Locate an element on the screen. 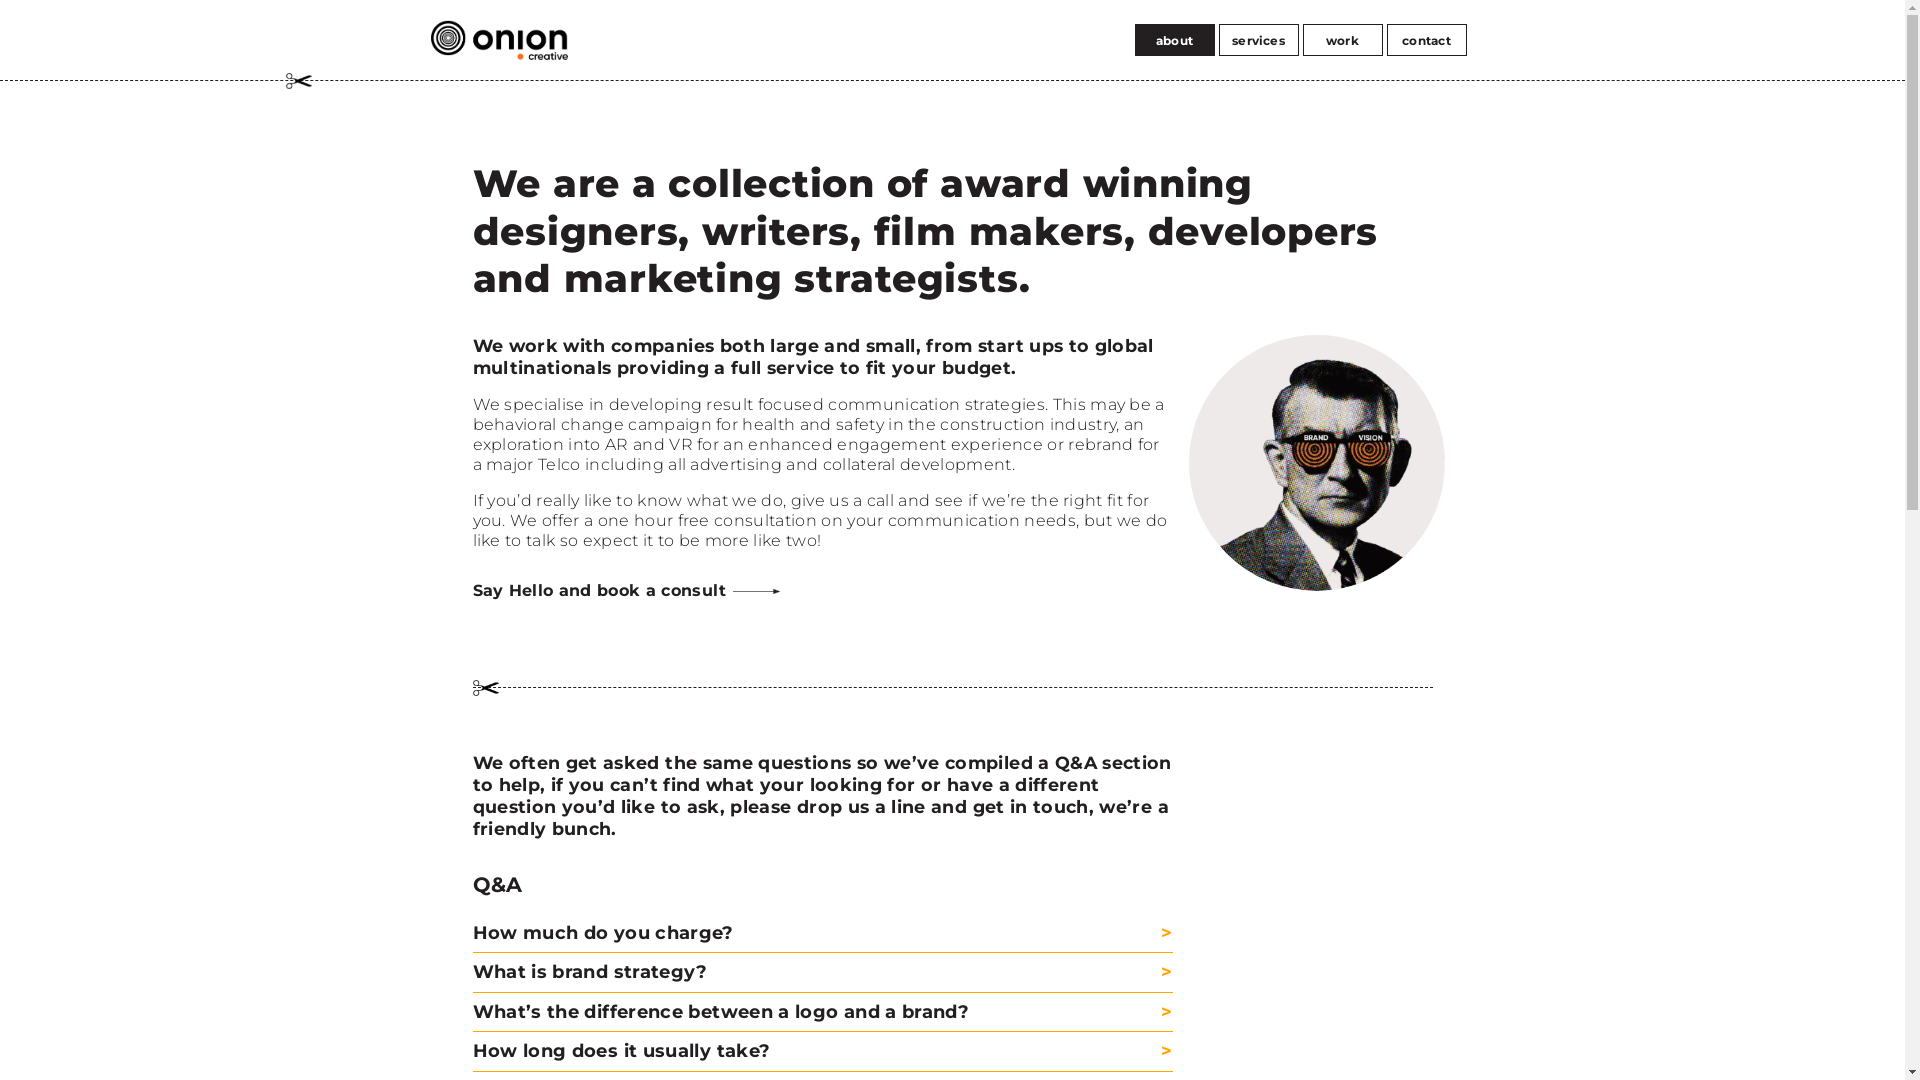 This screenshot has width=1920, height=1080. 'services' is located at coordinates (1256, 39).